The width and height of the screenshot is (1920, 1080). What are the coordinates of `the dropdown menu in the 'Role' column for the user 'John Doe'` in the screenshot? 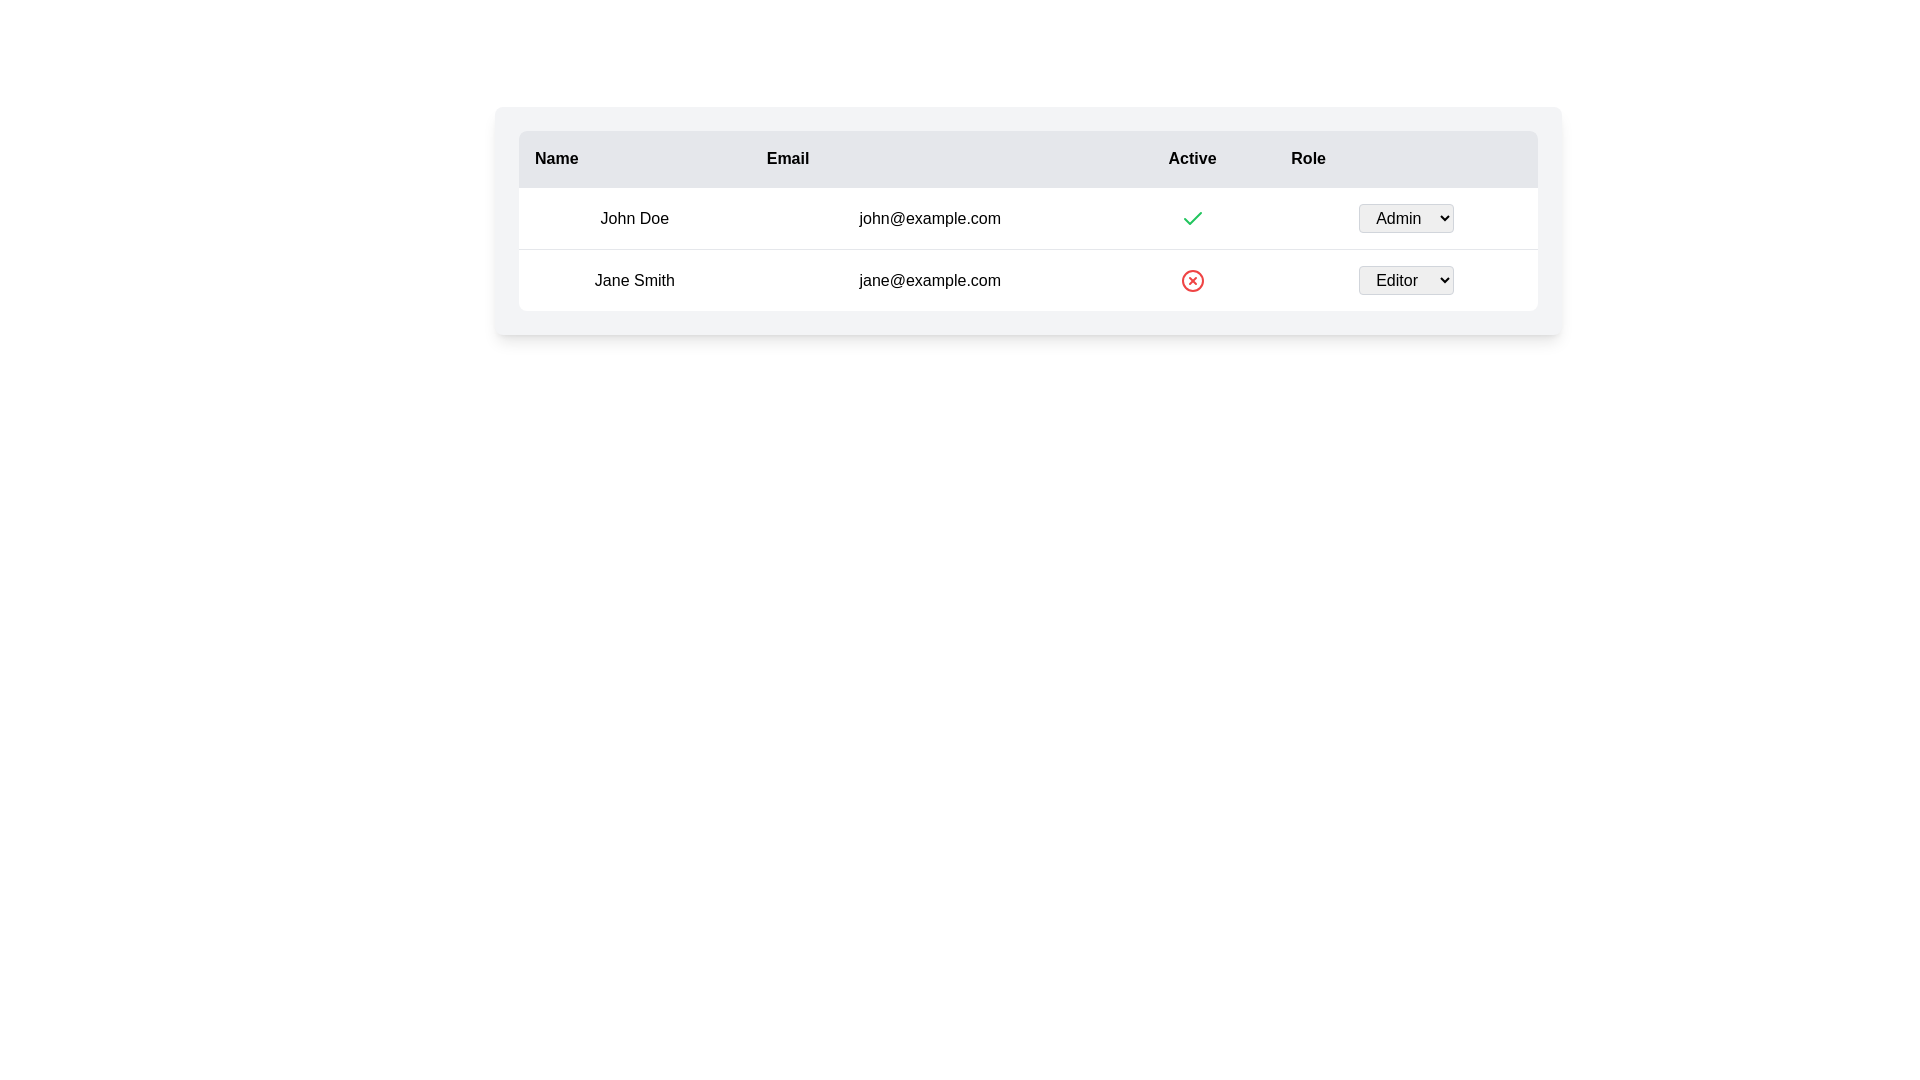 It's located at (1405, 218).